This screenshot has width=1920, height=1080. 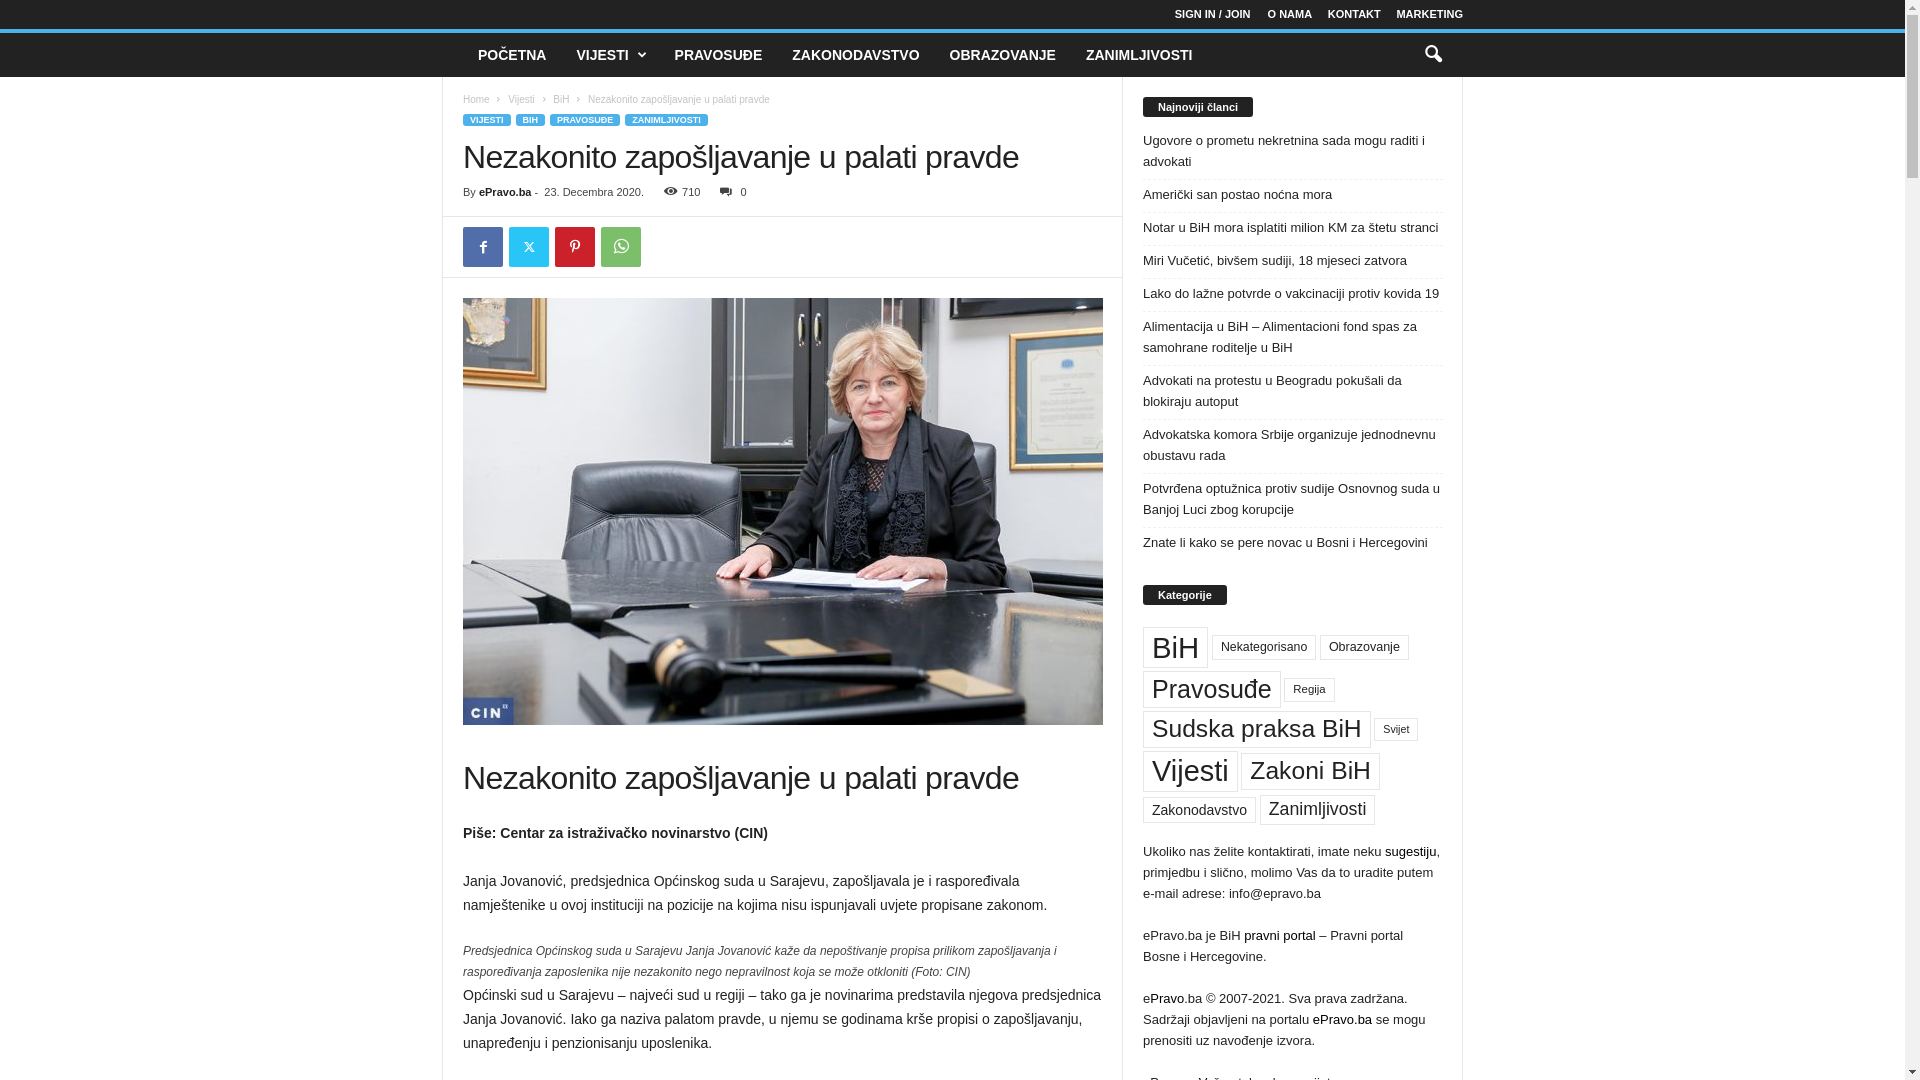 What do you see at coordinates (1428, 14) in the screenshot?
I see `'MARKETING'` at bounding box center [1428, 14].